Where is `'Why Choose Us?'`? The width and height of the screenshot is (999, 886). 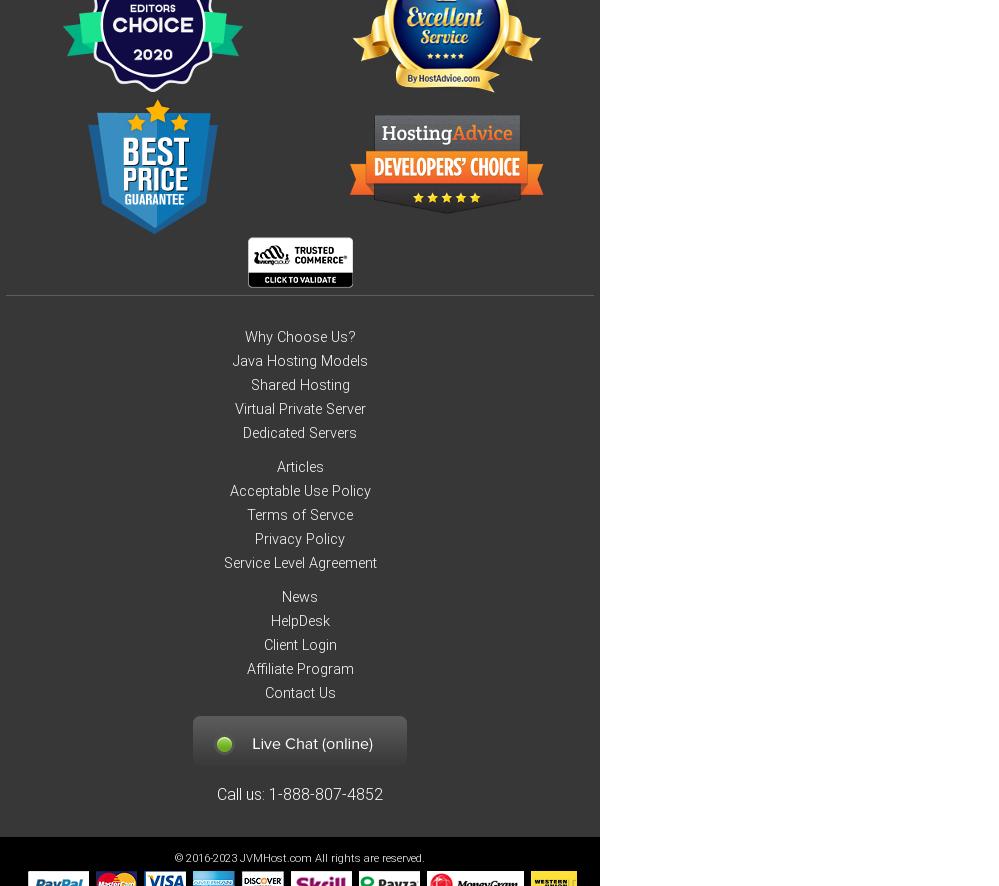 'Why Choose Us?' is located at coordinates (298, 336).